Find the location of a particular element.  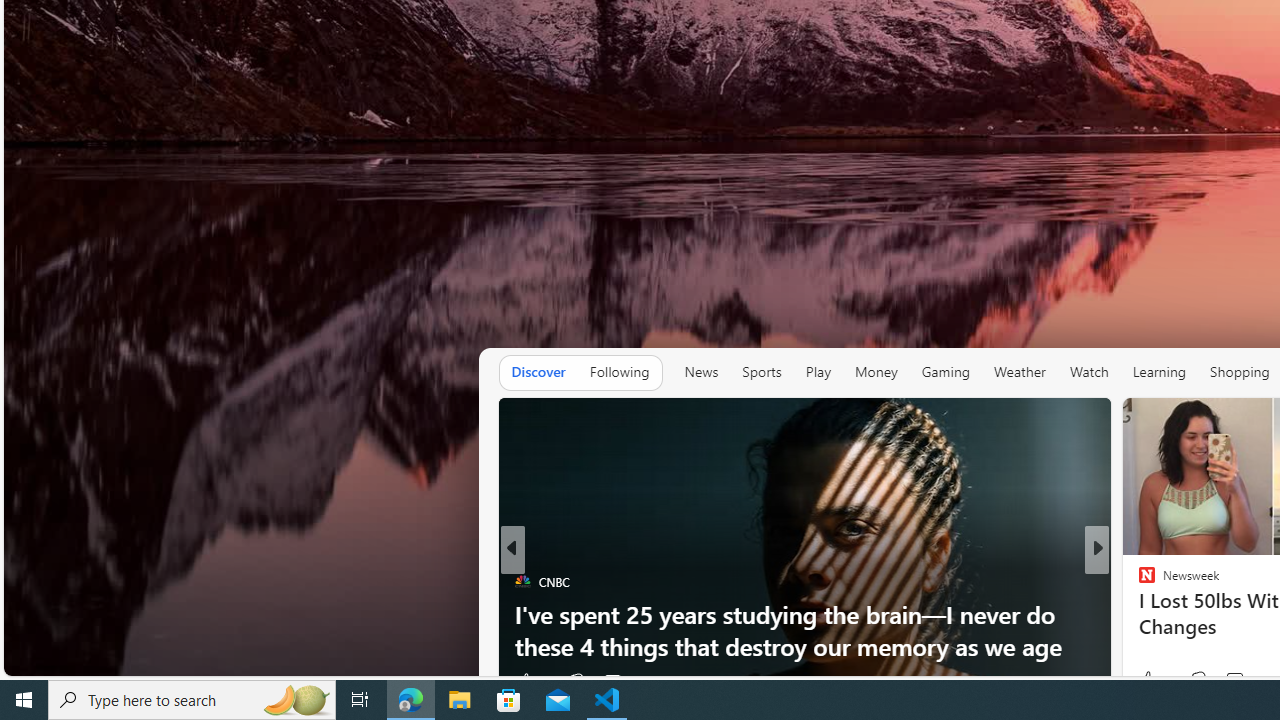

'3 Like' is located at coordinates (1145, 680).